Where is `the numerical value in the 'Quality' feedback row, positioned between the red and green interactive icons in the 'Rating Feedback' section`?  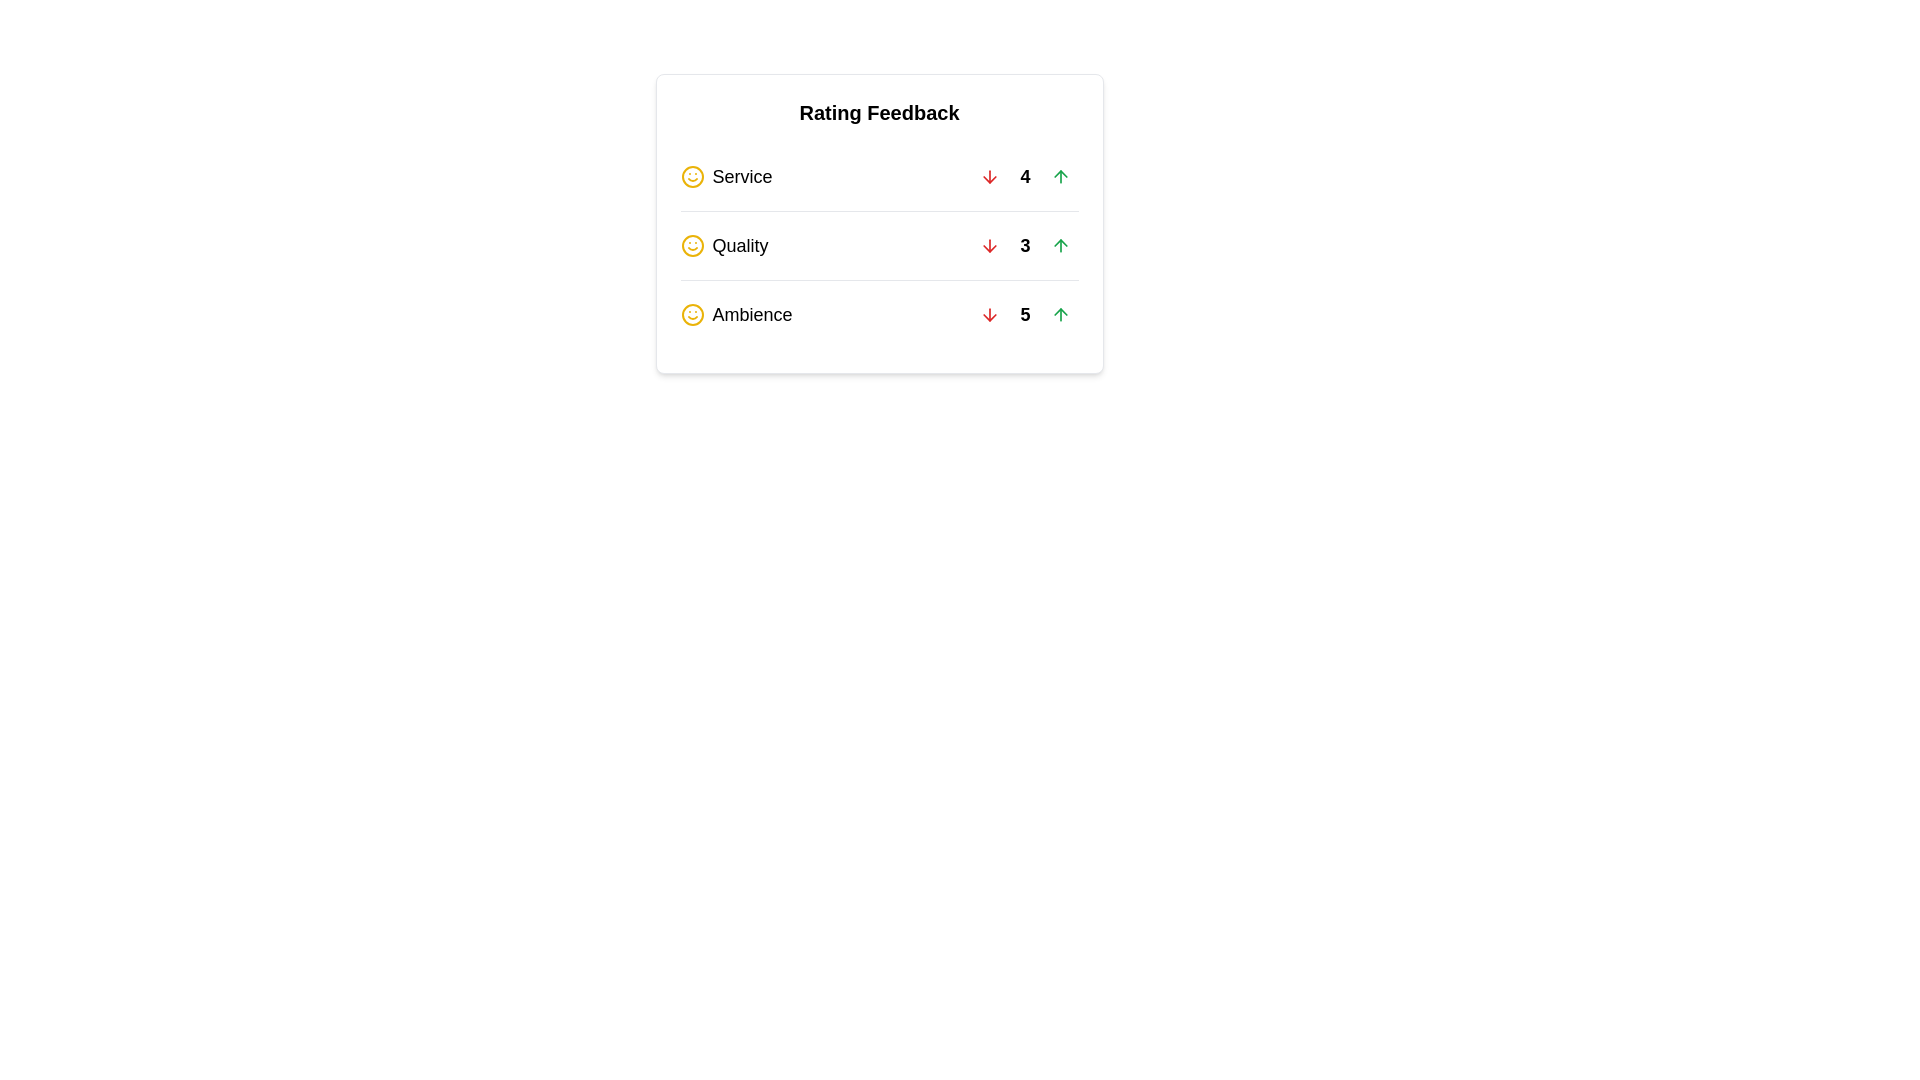
the numerical value in the 'Quality' feedback row, positioned between the red and green interactive icons in the 'Rating Feedback' section is located at coordinates (1025, 245).